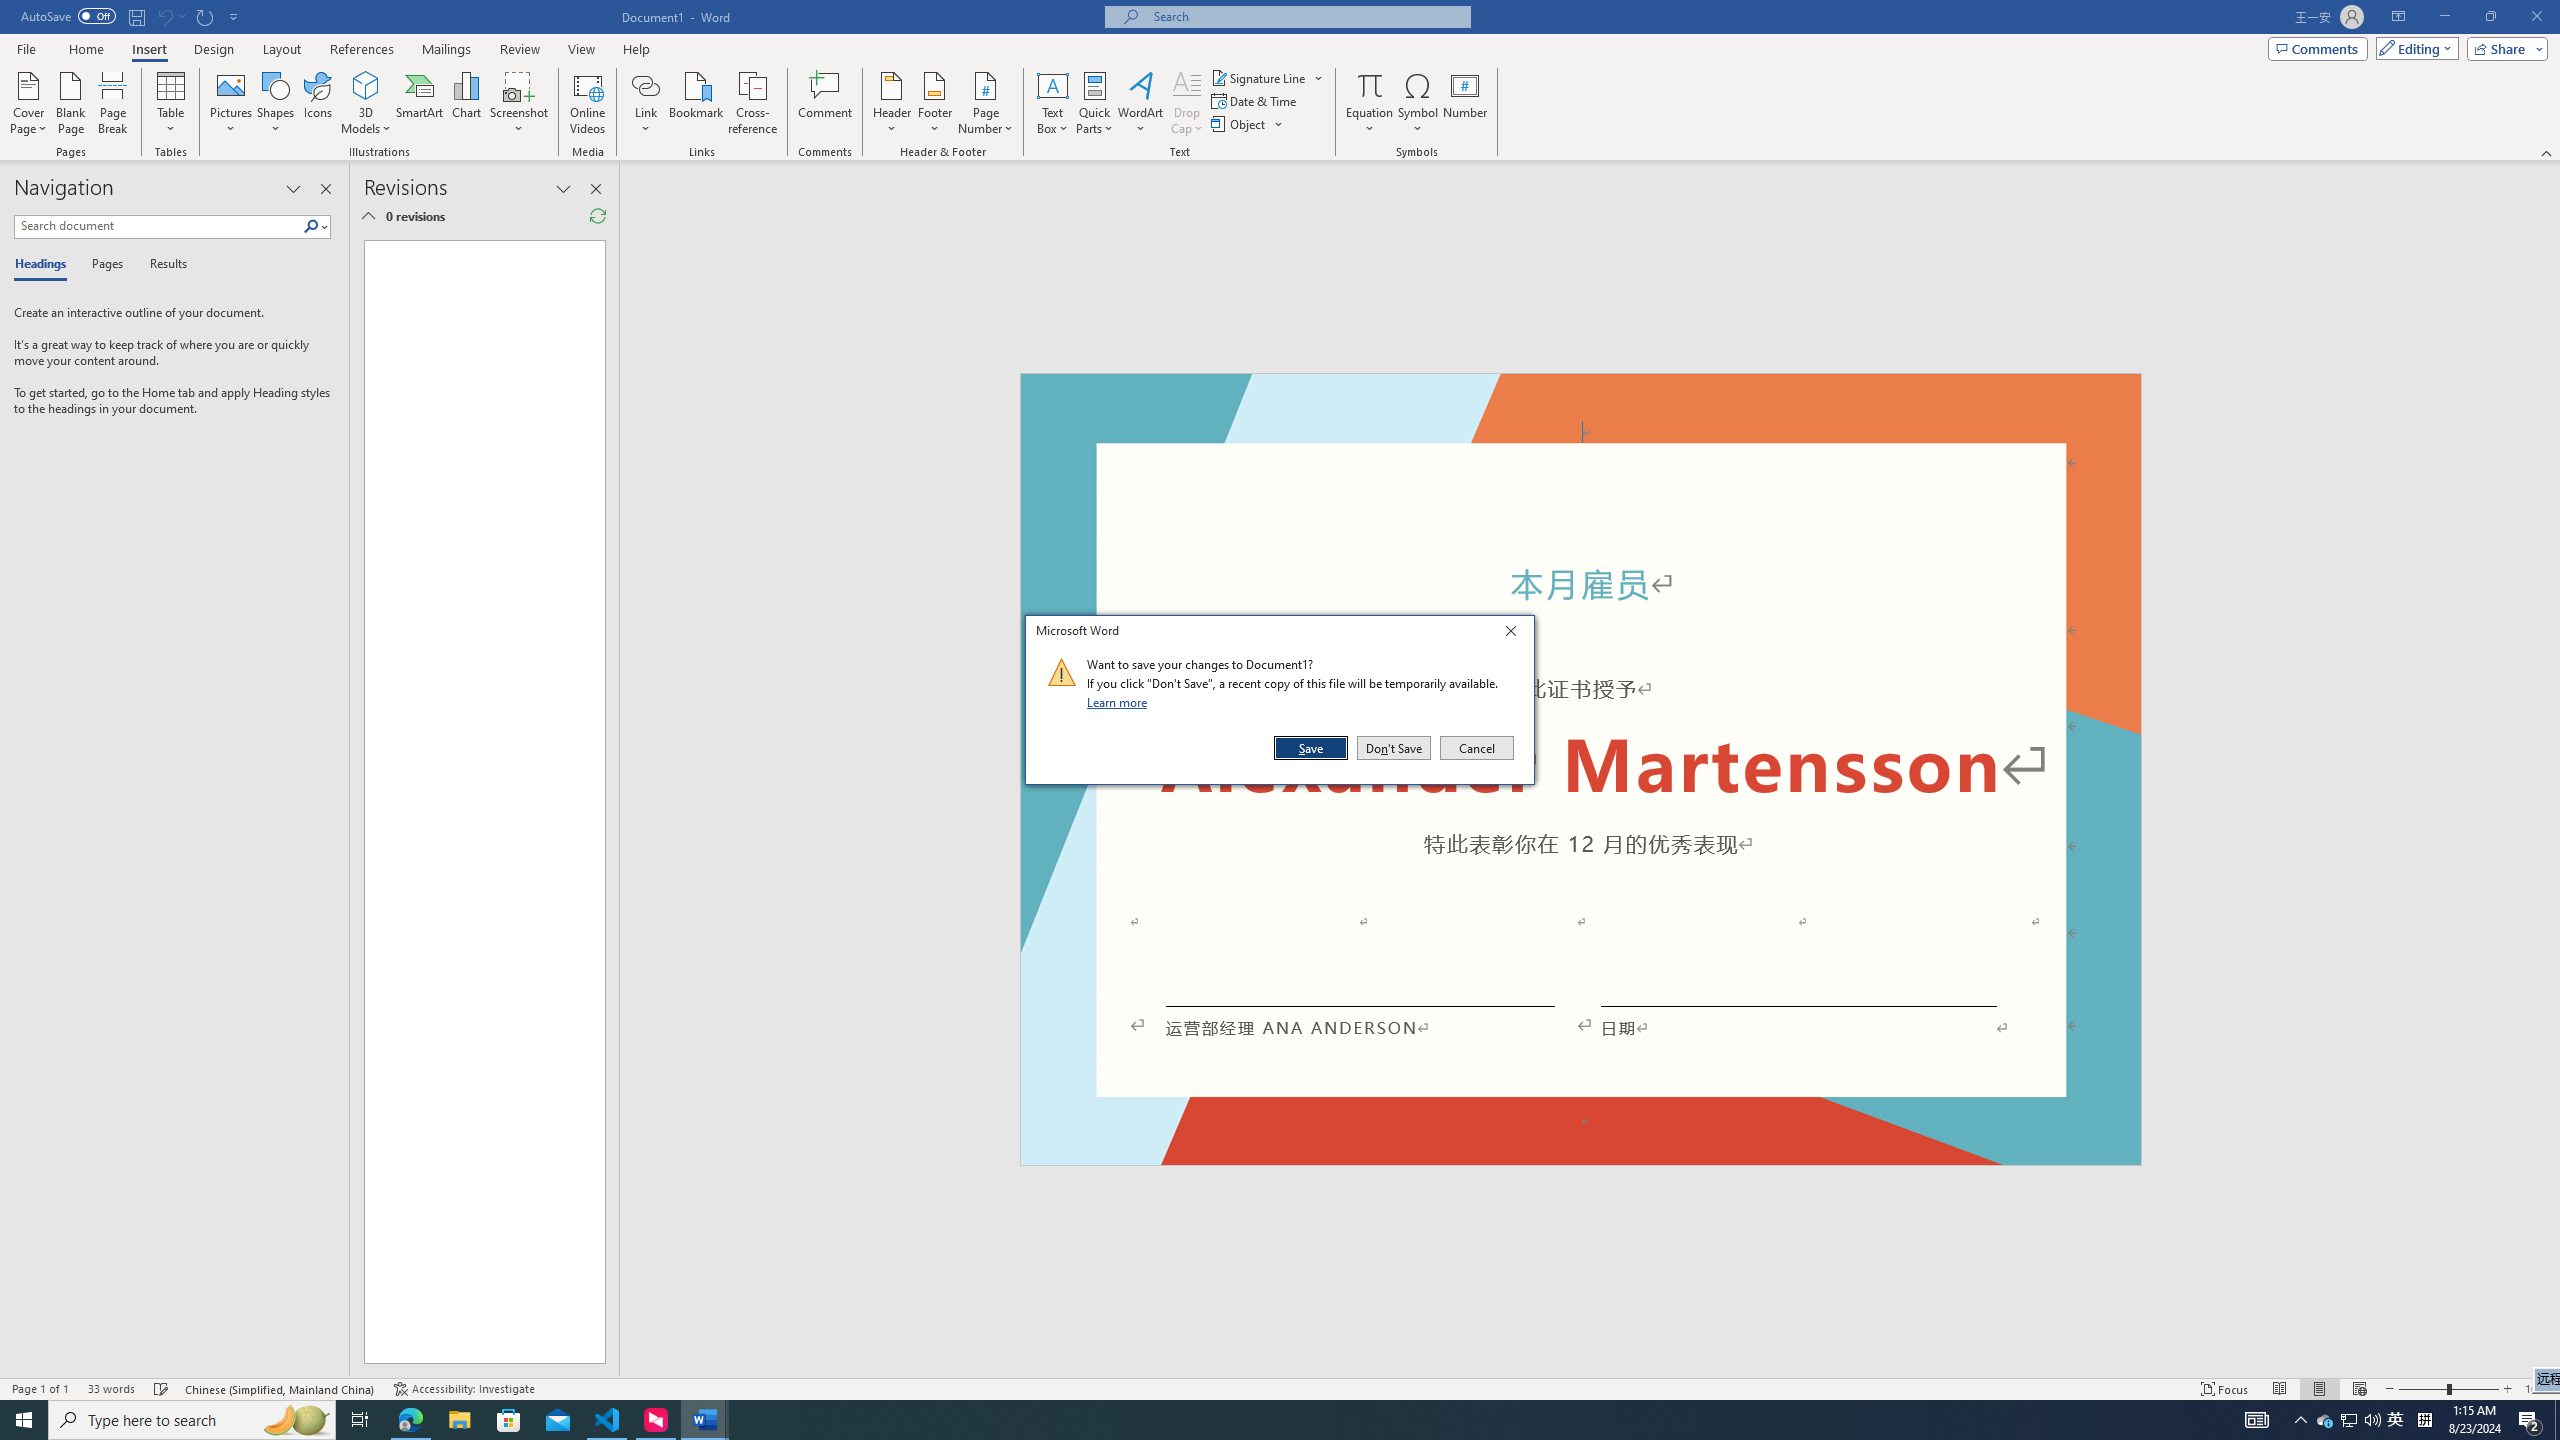  What do you see at coordinates (1255, 99) in the screenshot?
I see `'Date & Time...'` at bounding box center [1255, 99].